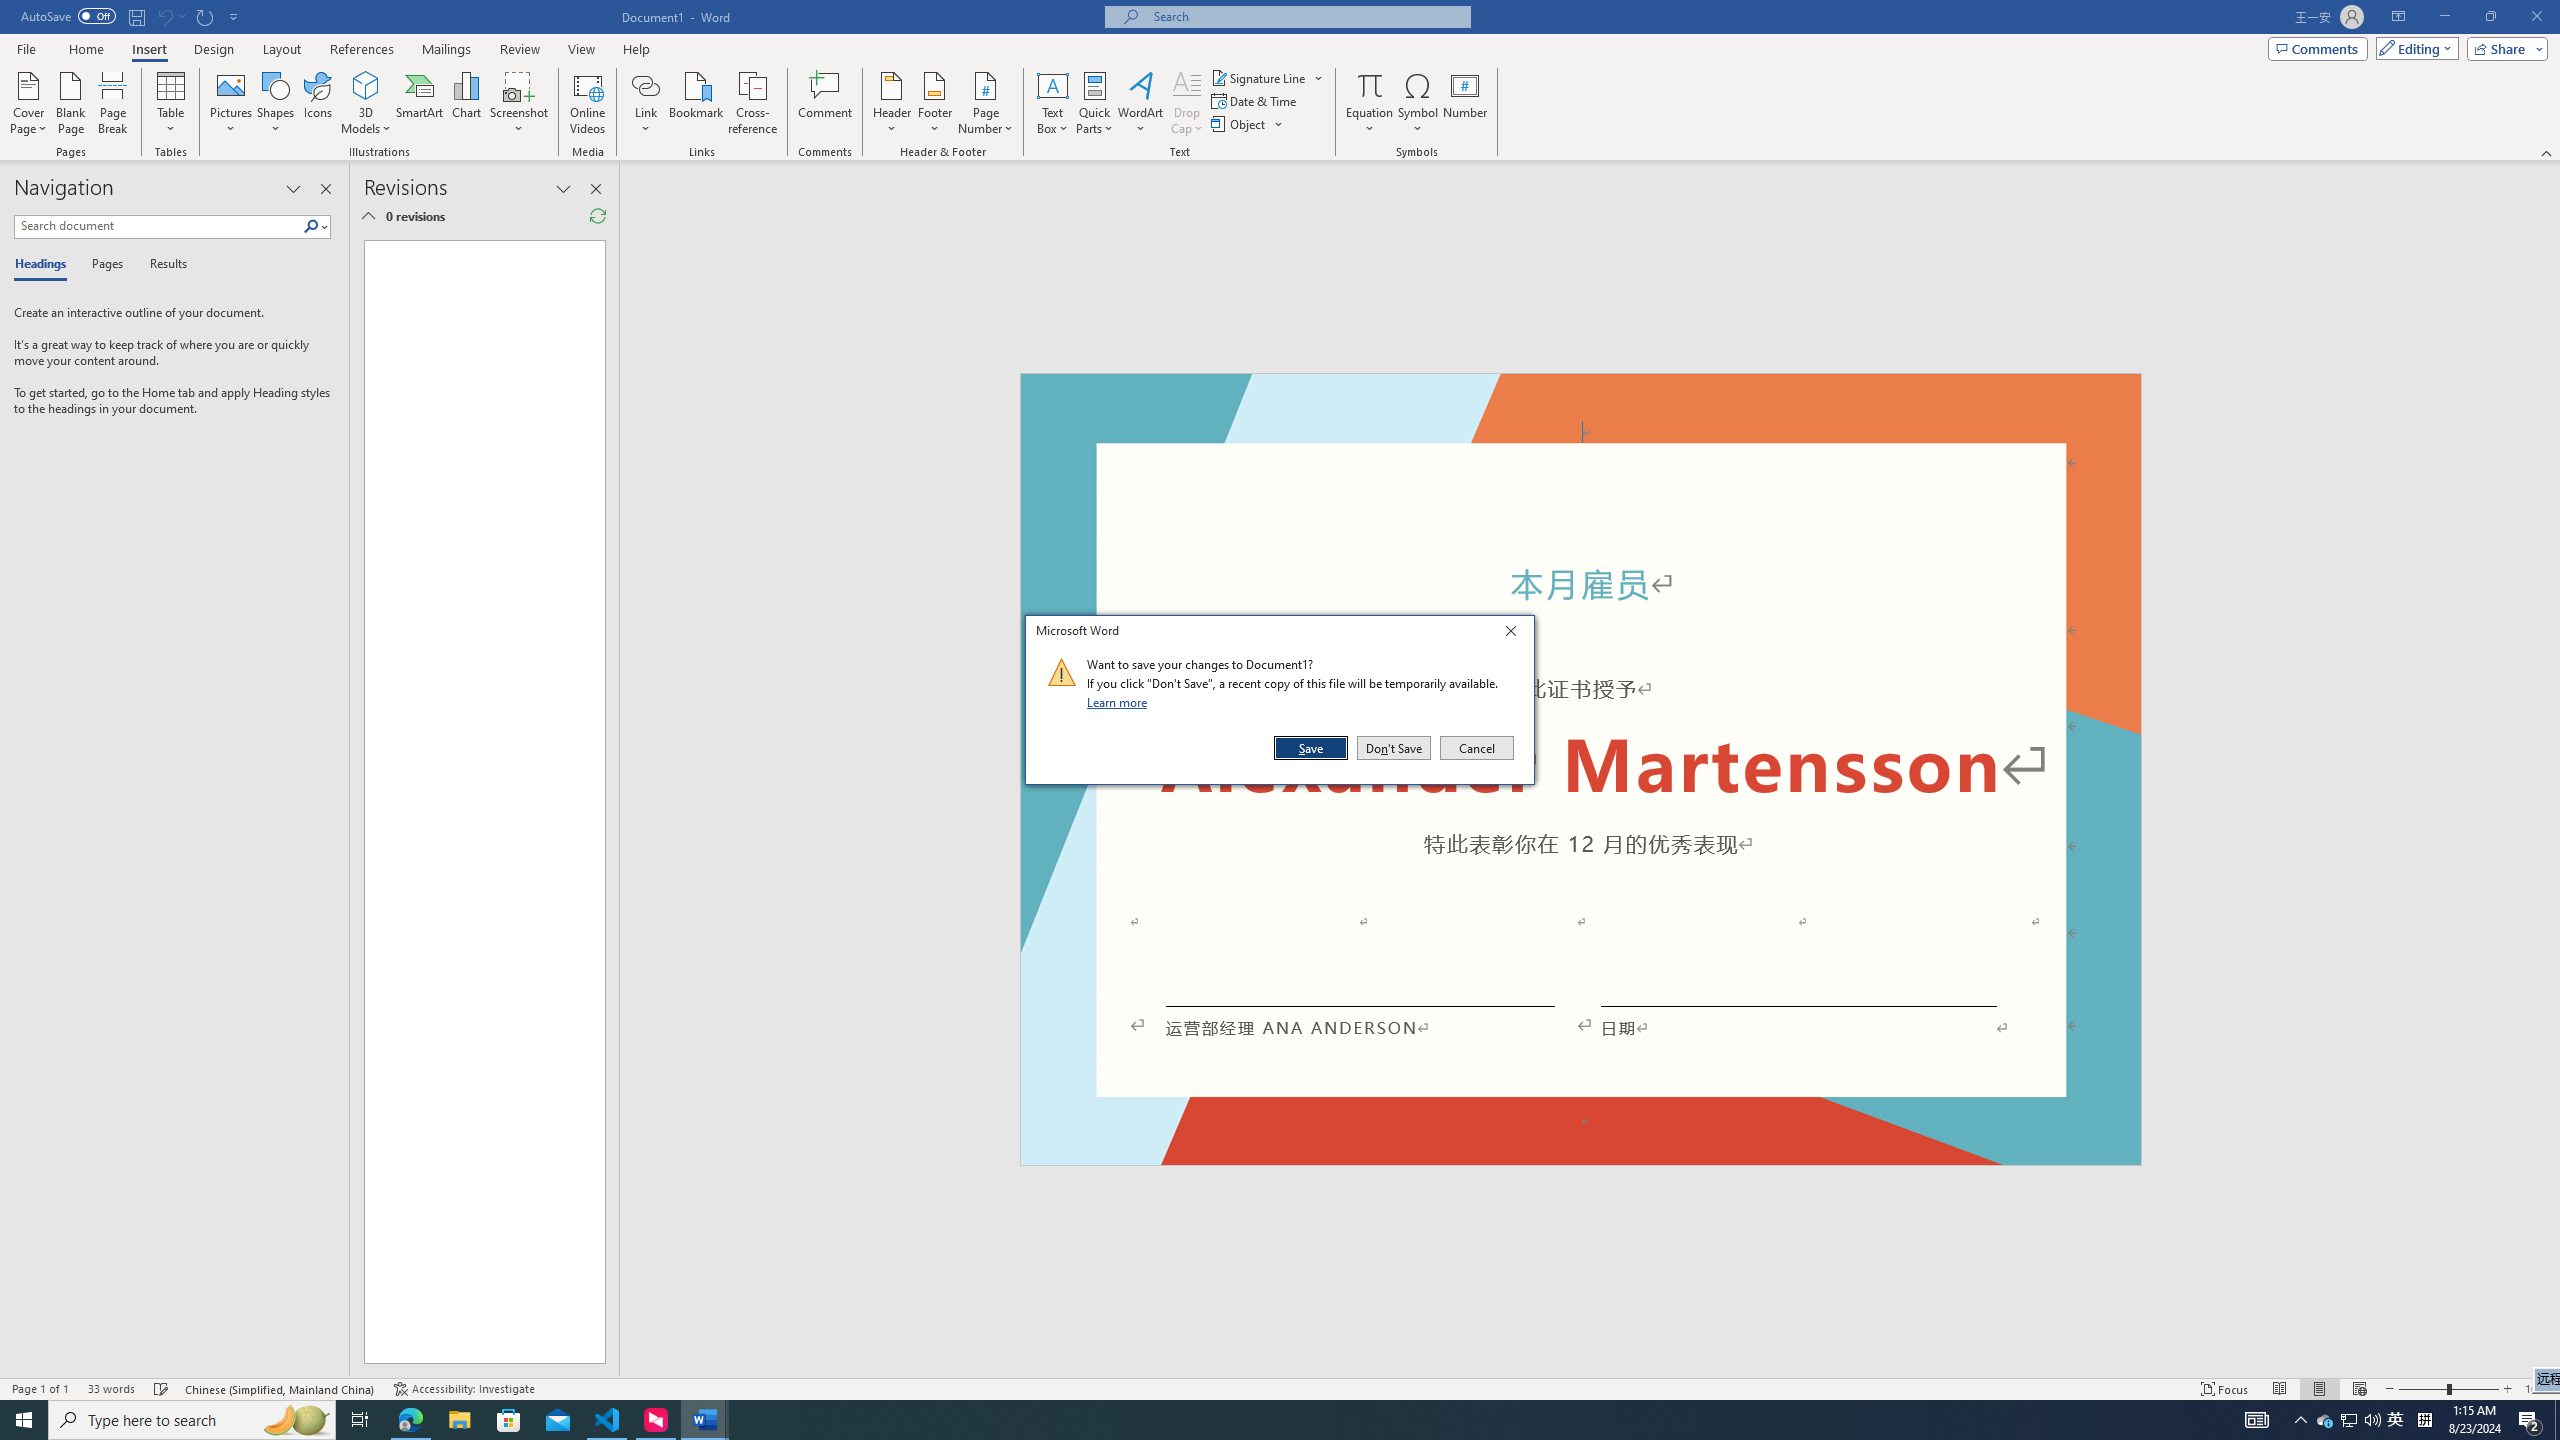  What do you see at coordinates (1255, 99) in the screenshot?
I see `'Date & Time...'` at bounding box center [1255, 99].